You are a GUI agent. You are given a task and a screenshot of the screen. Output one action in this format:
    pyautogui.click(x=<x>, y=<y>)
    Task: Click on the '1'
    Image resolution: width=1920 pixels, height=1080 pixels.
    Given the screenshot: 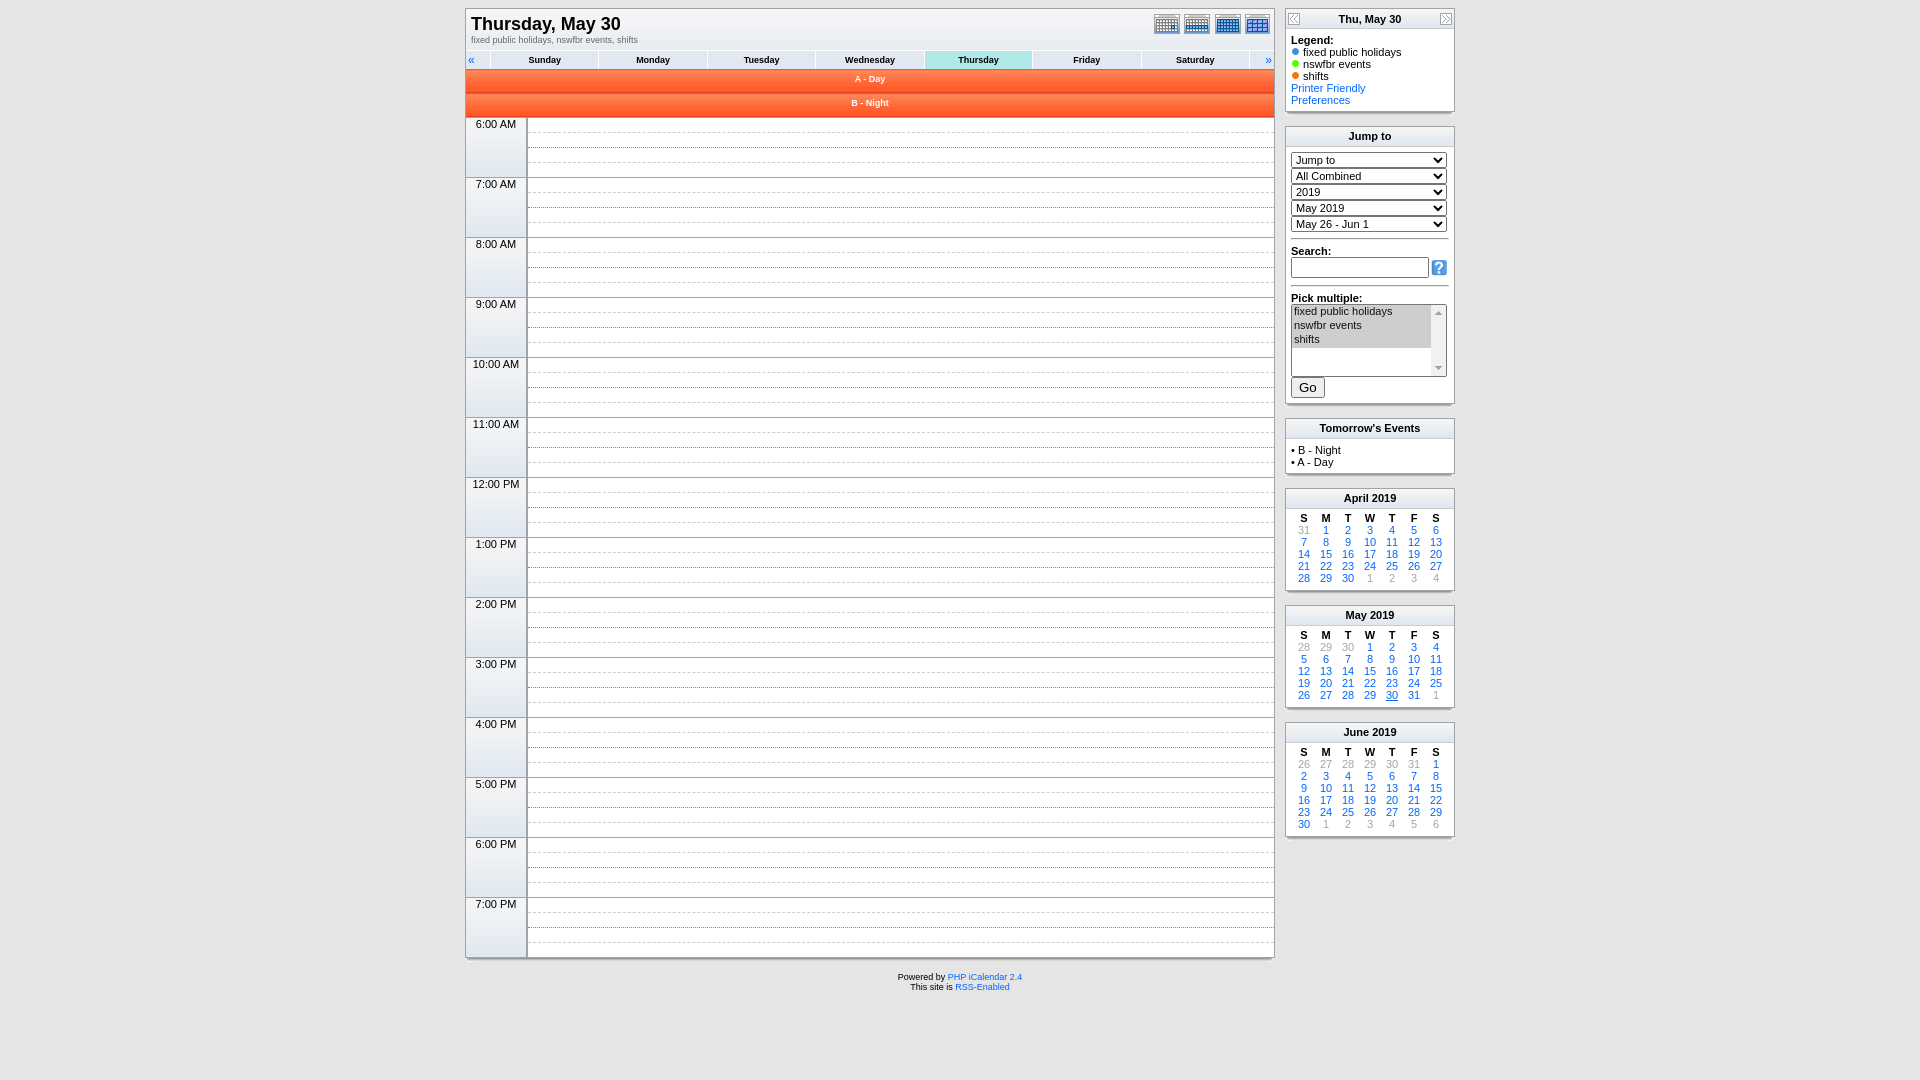 What is the action you would take?
    pyautogui.click(x=1325, y=528)
    